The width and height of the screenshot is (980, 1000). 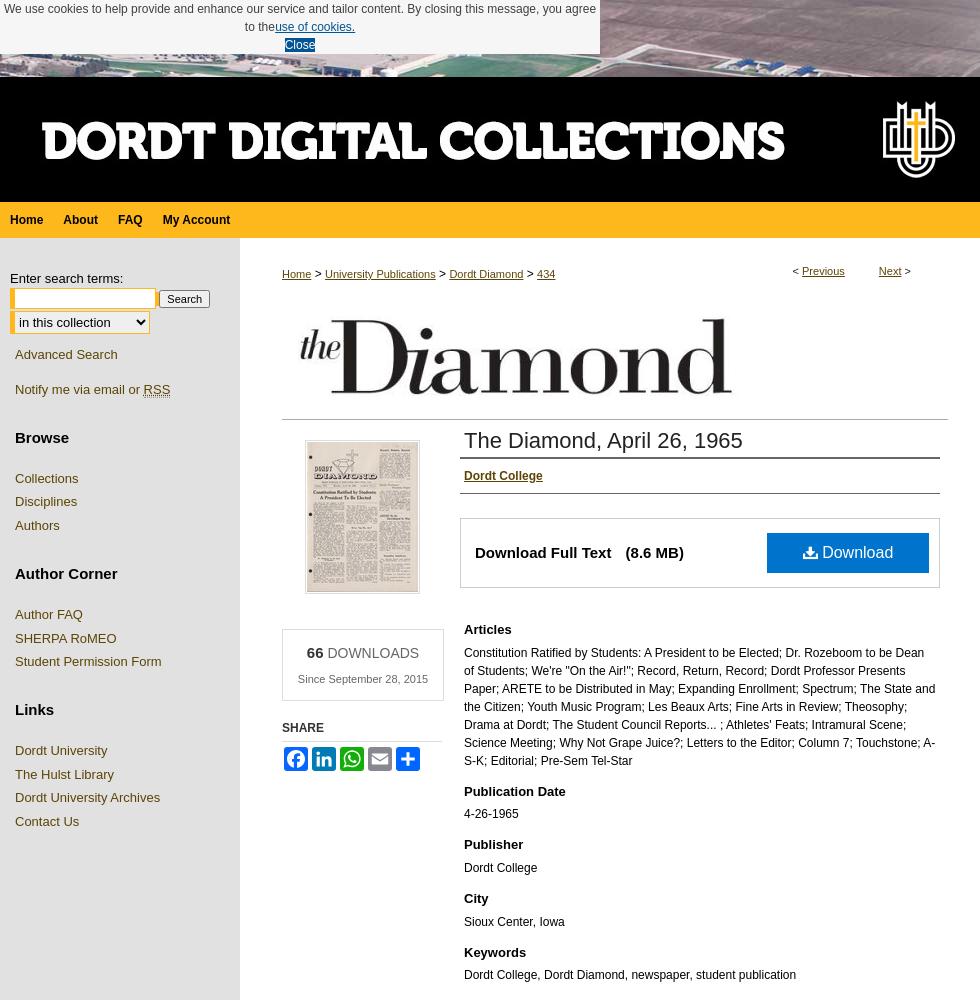 I want to click on '66', so click(x=314, y=652).